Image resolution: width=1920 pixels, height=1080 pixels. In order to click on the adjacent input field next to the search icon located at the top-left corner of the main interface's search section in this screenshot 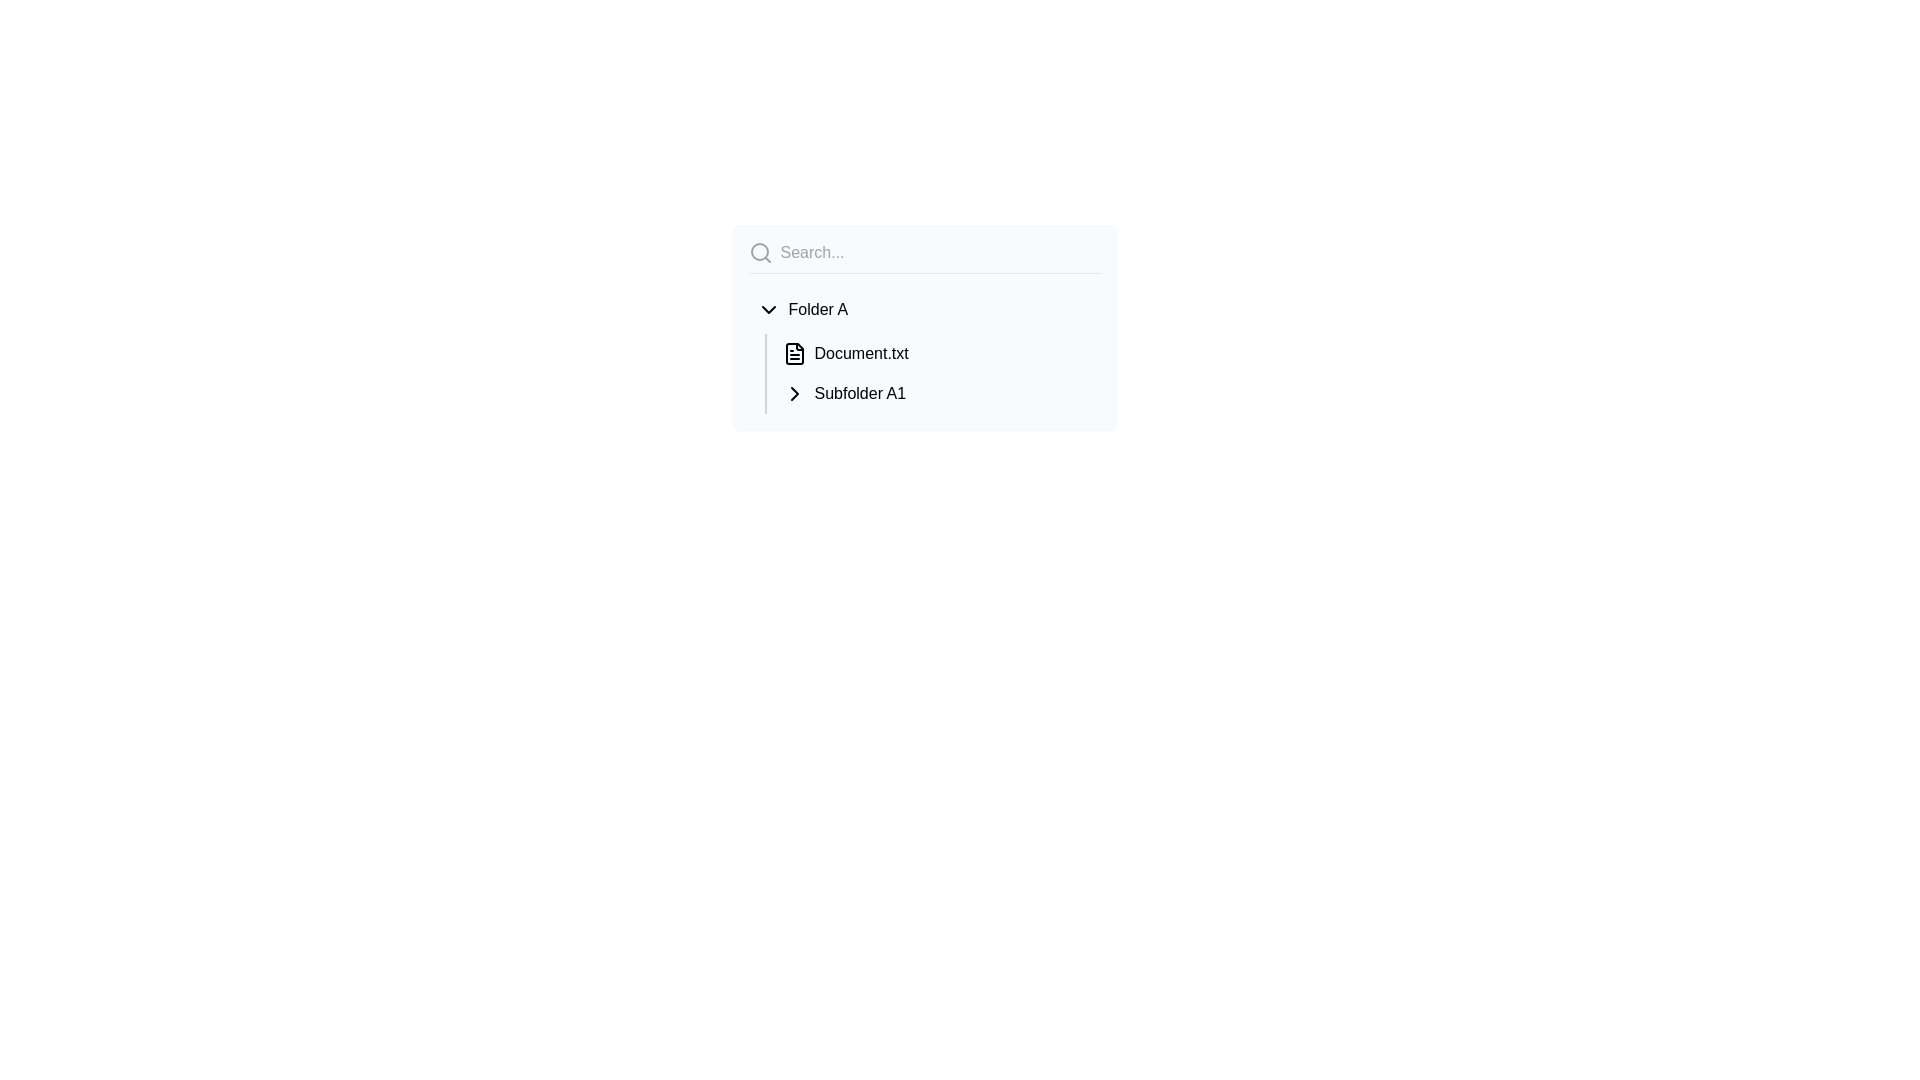, I will do `click(759, 252)`.